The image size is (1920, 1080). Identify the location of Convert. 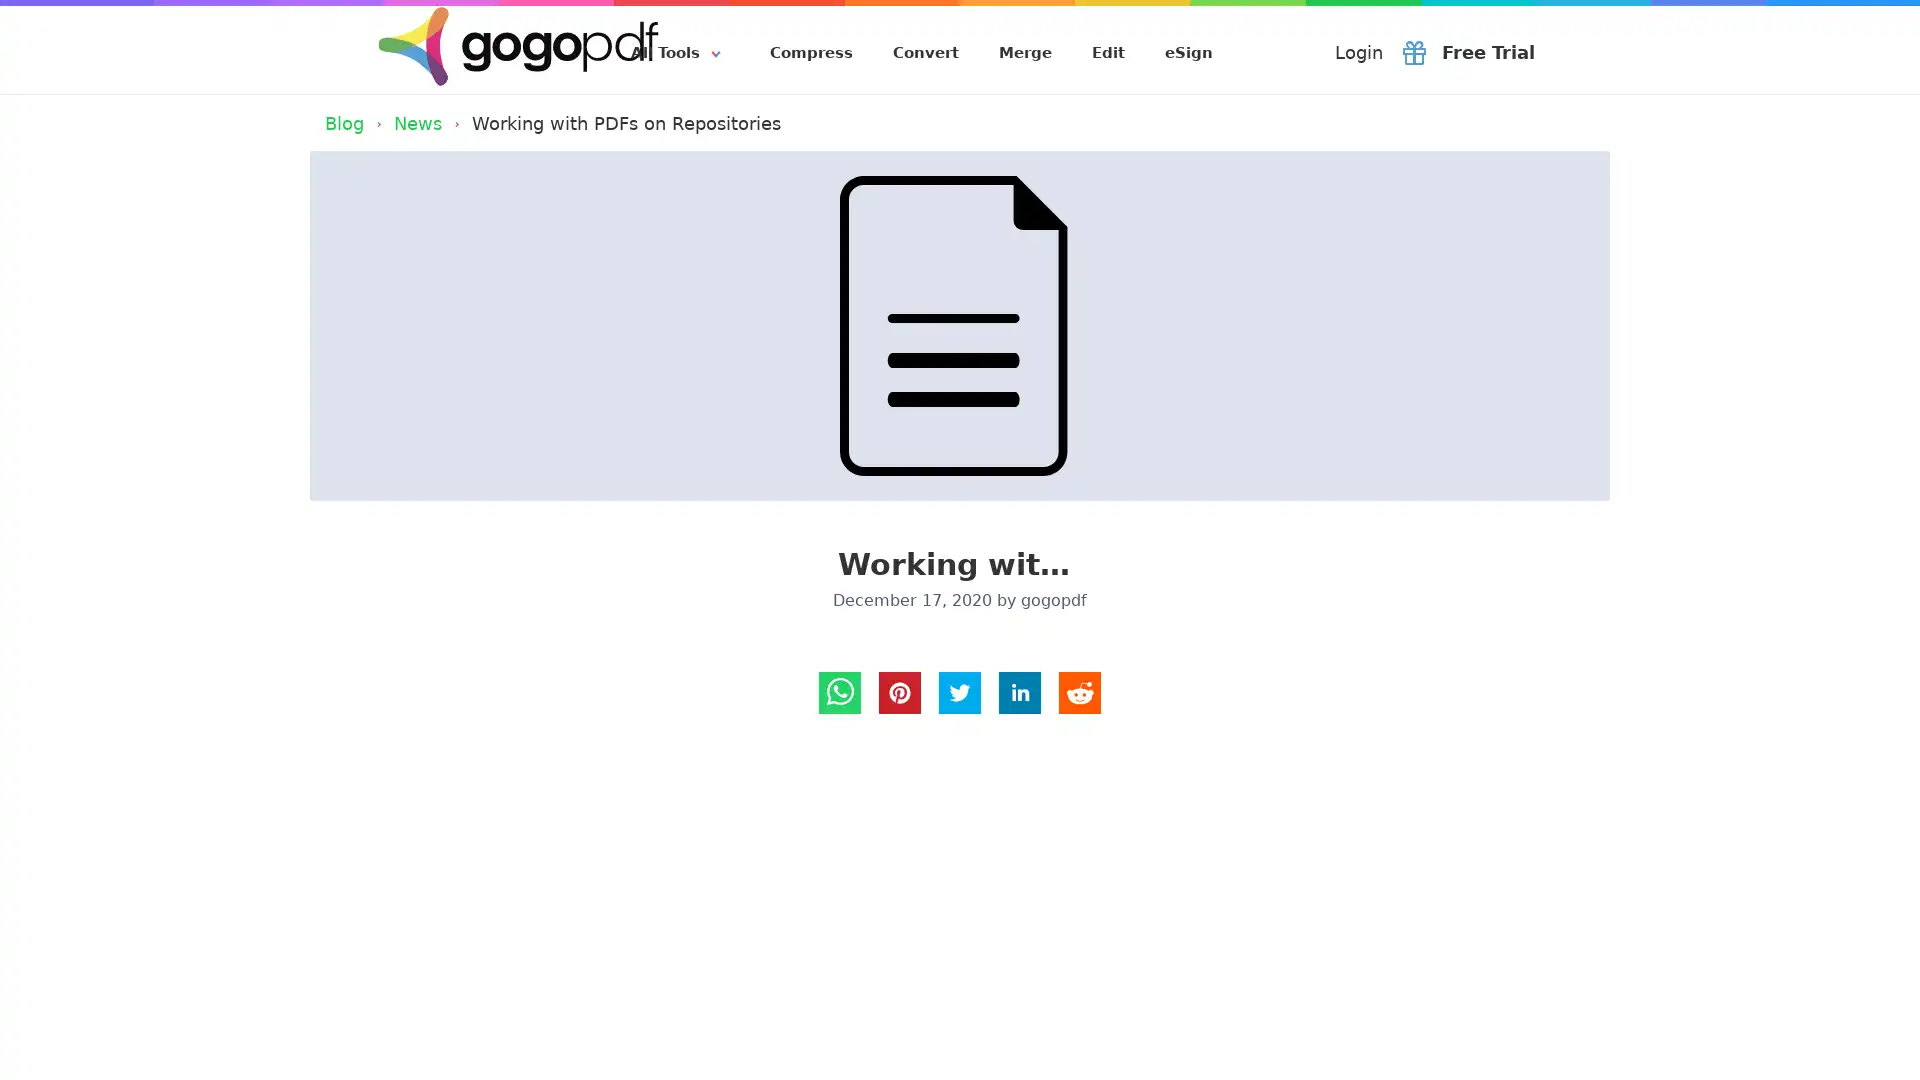
(925, 51).